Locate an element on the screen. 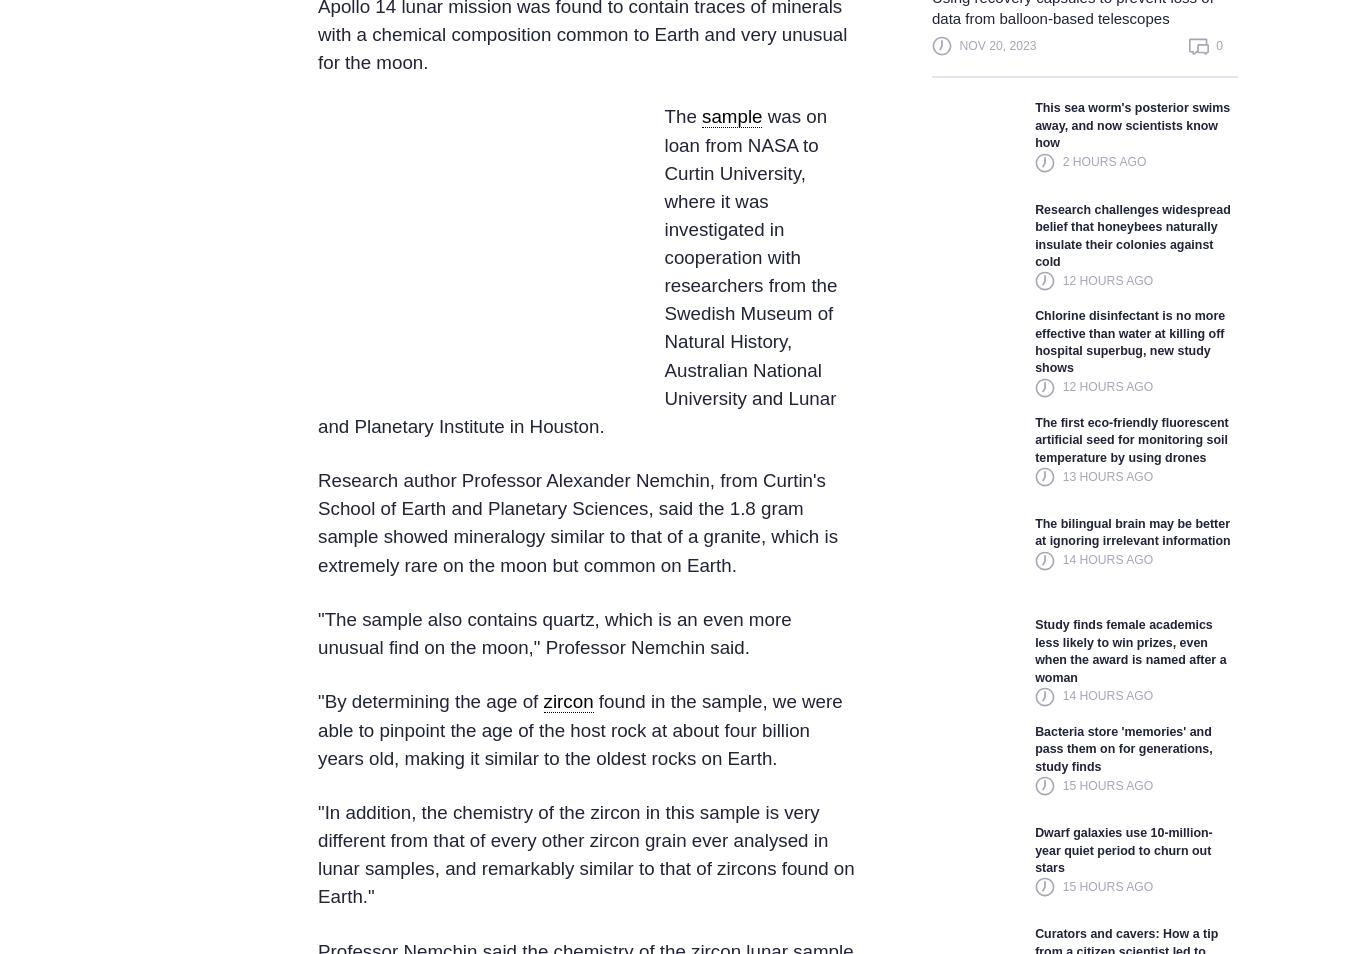 This screenshot has height=954, width=1366. '"The sample also contains quartz, which is an even more unusual find on the moon," Professor Nemchin said.' is located at coordinates (554, 631).